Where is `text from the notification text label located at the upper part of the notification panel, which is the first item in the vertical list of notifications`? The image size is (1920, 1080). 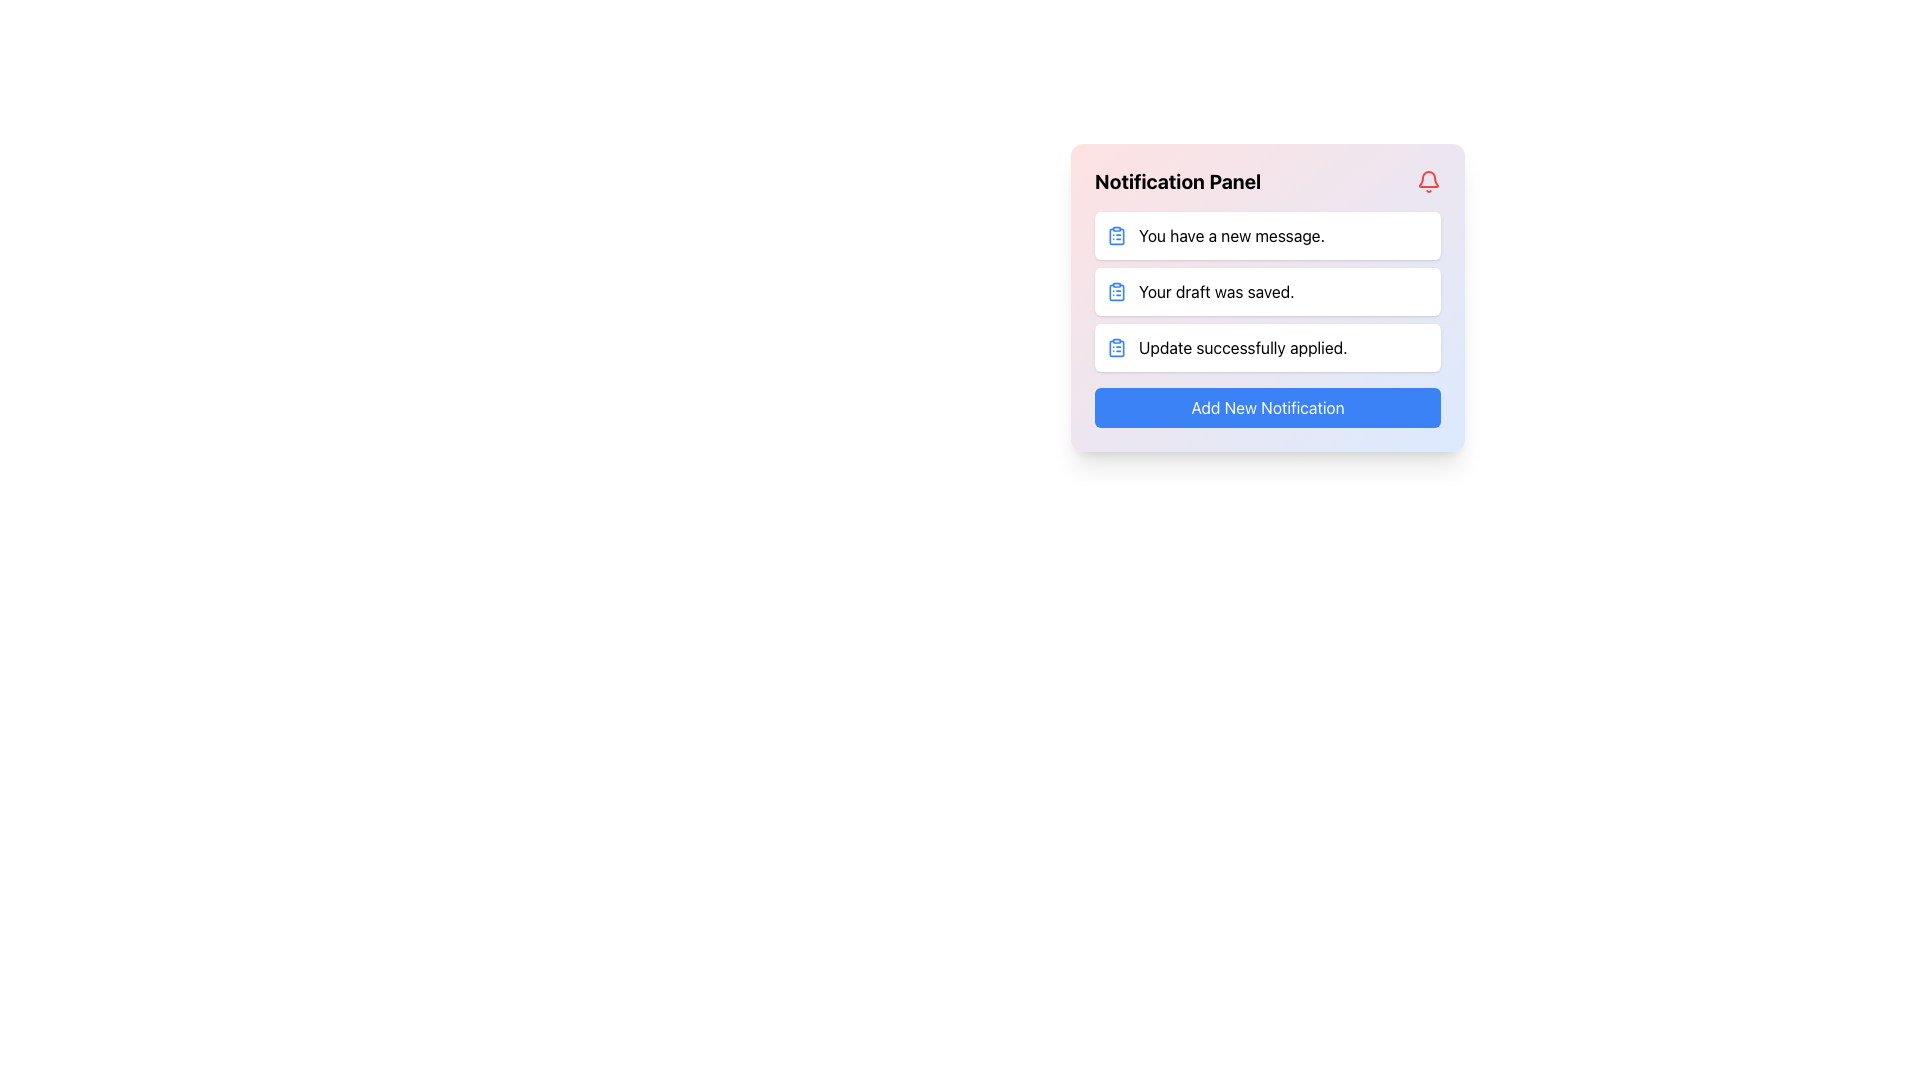 text from the notification text label located at the upper part of the notification panel, which is the first item in the vertical list of notifications is located at coordinates (1231, 234).